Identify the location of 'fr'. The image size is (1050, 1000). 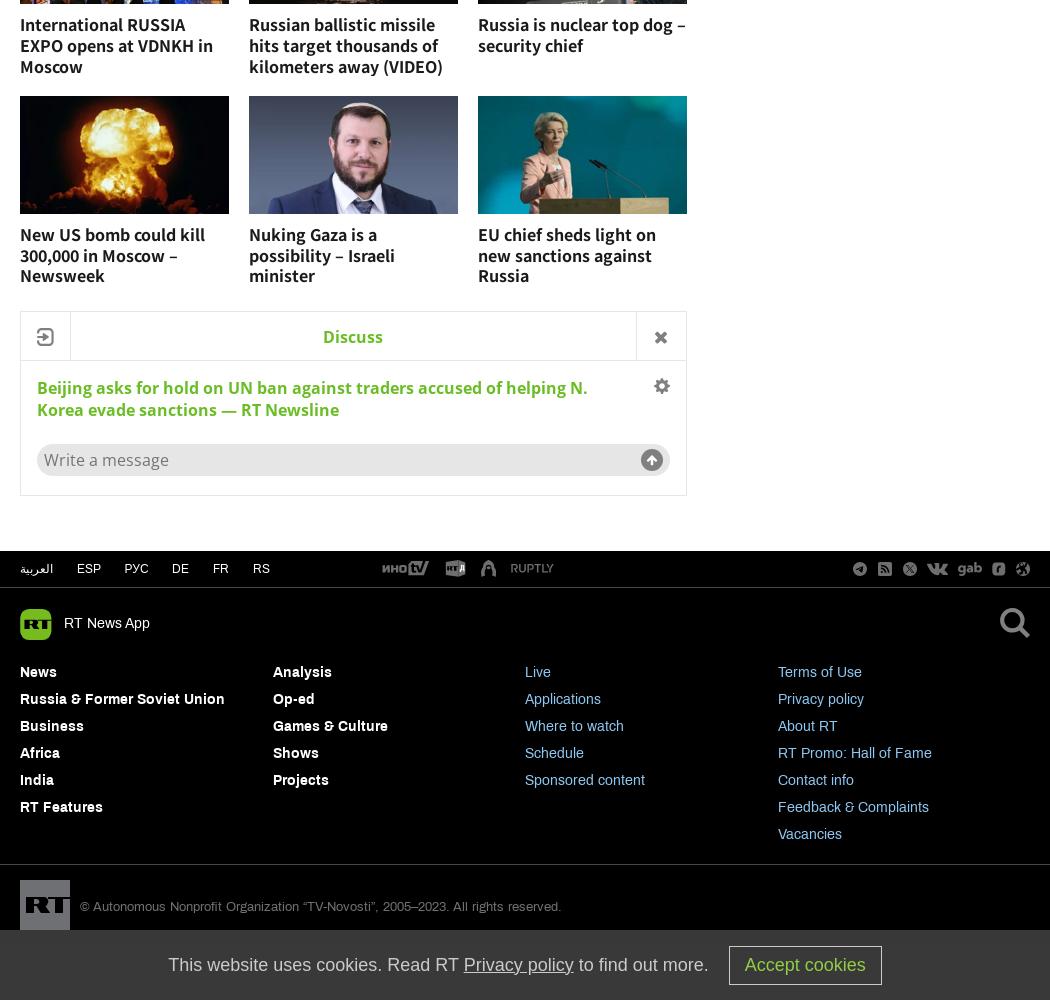
(220, 568).